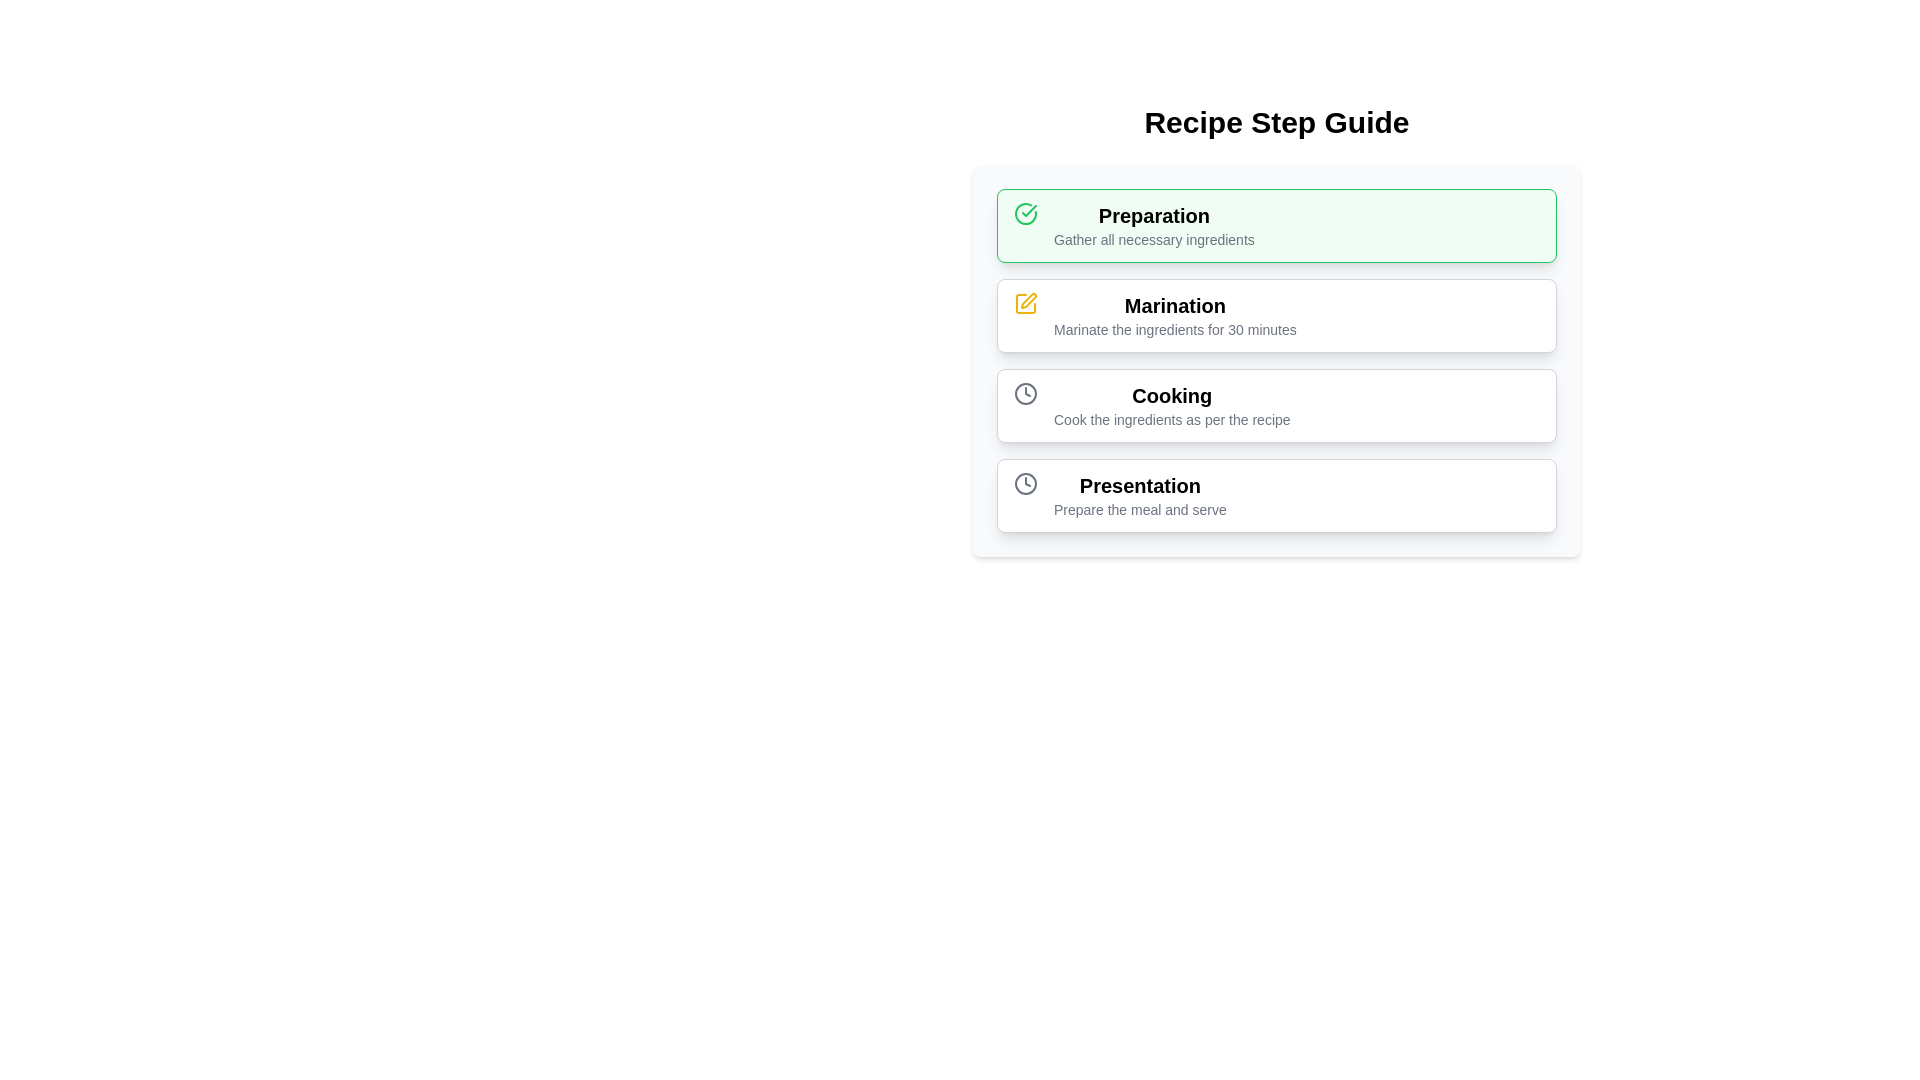  What do you see at coordinates (1154, 225) in the screenshot?
I see `text displayed in the 'Preparation' section of the Recipe Step Guide, which includes the title 'Preparation' in bold and the subtext 'Gather all necessary ingredients'` at bounding box center [1154, 225].